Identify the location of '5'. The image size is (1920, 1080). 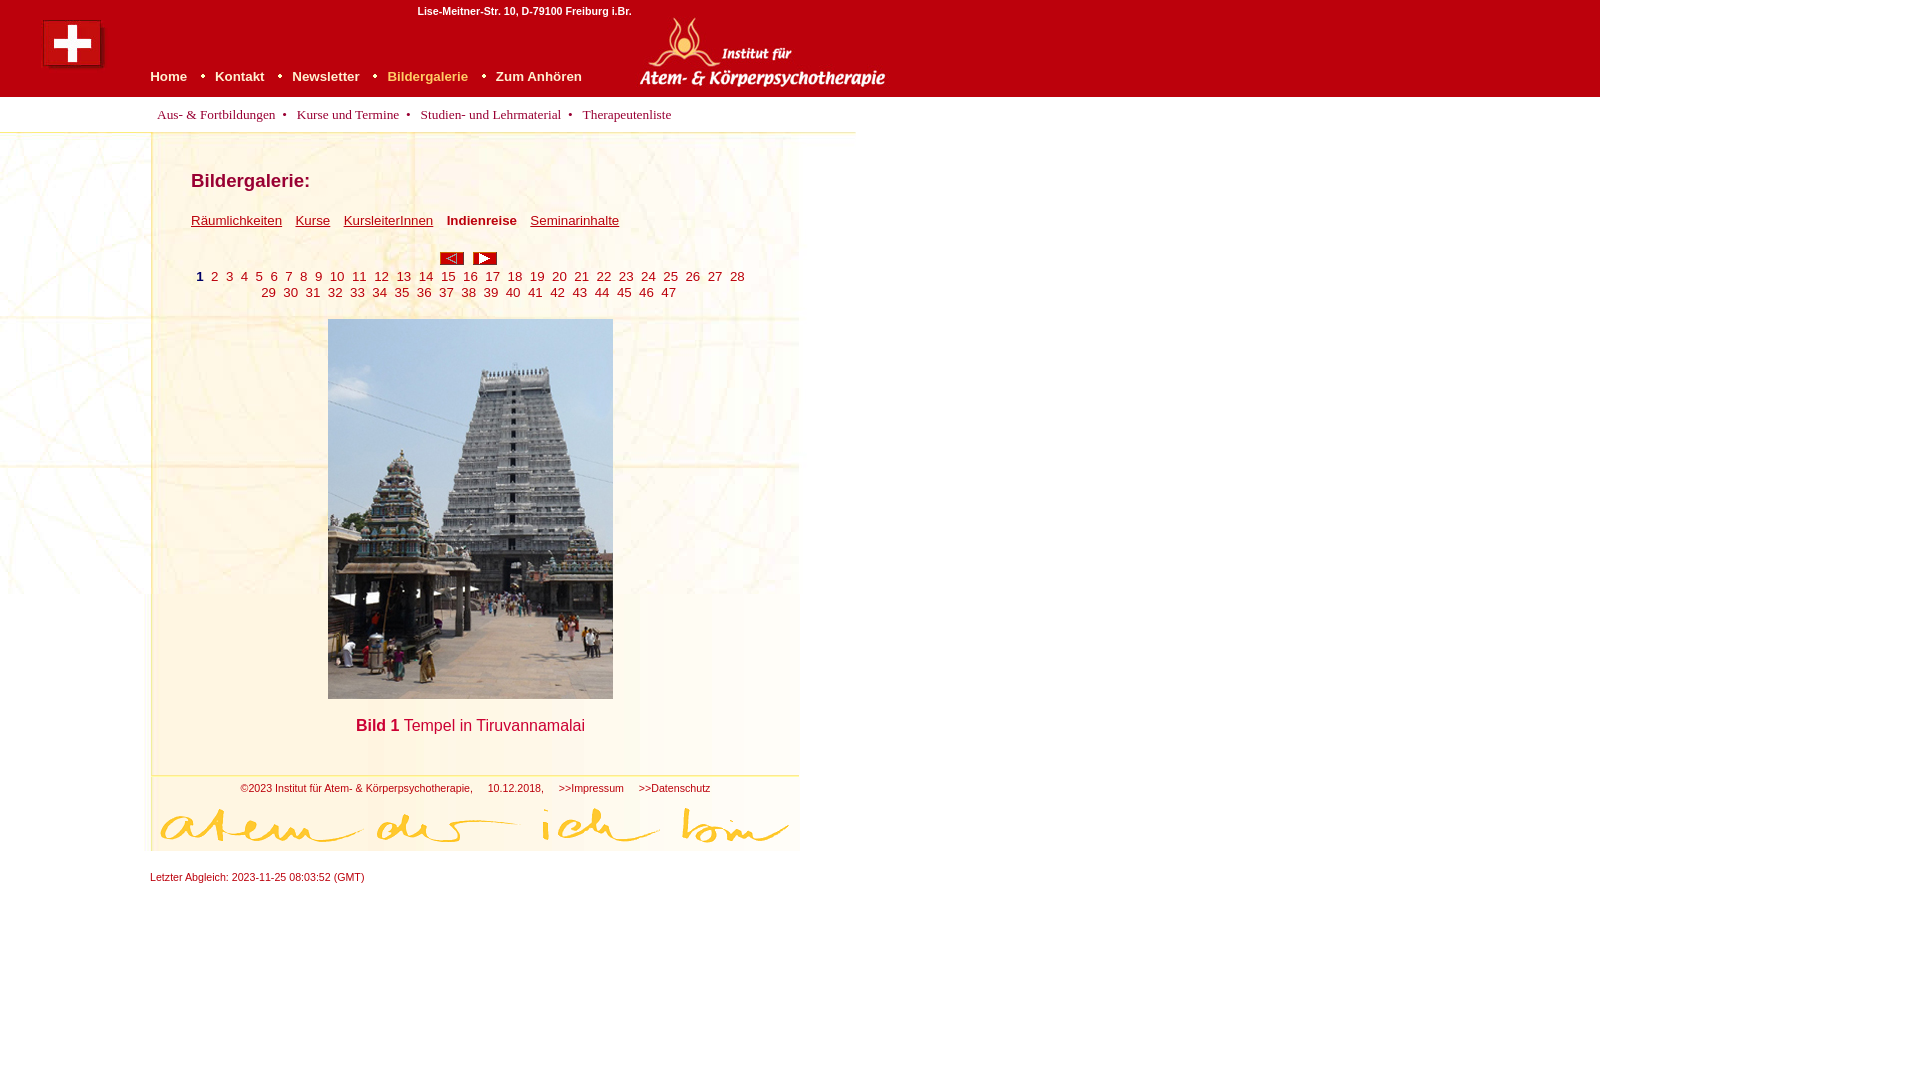
(258, 276).